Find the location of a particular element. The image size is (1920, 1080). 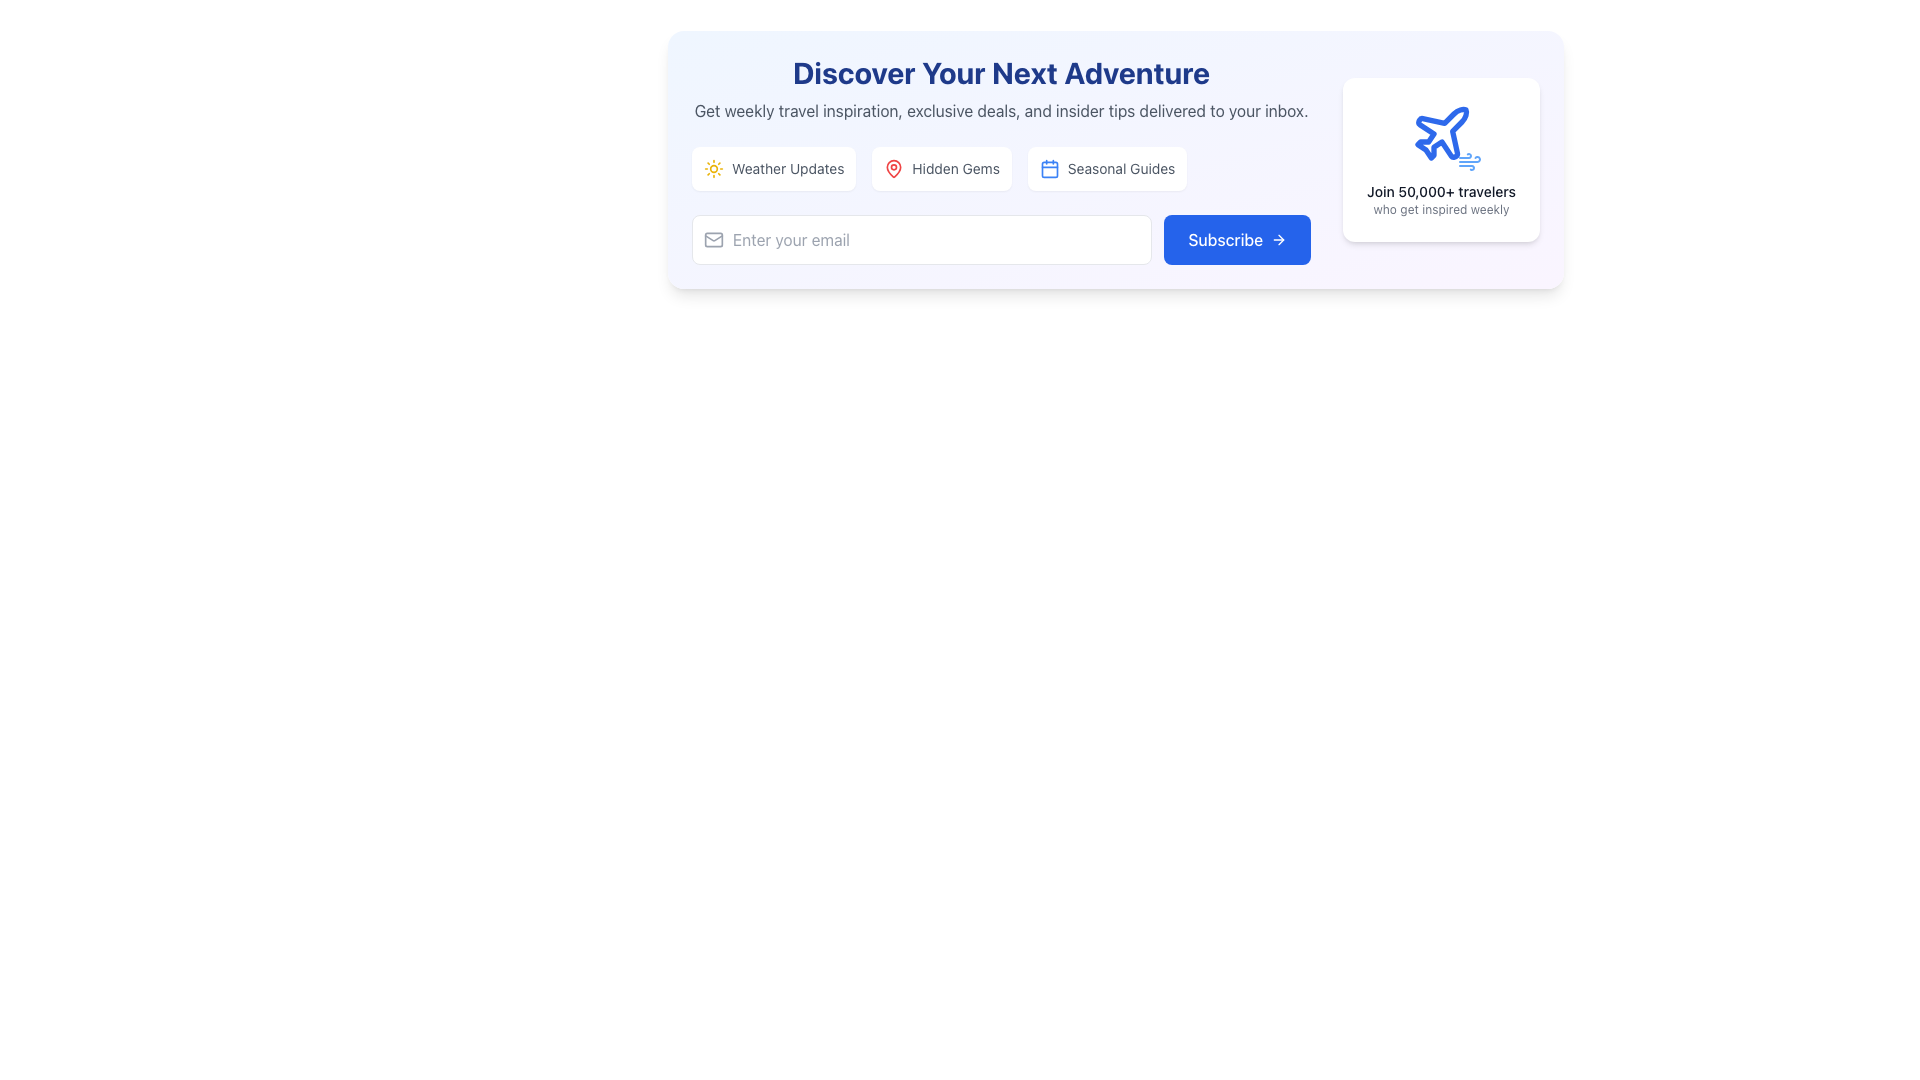

the text block that reads 'Join 50,000+ travelers' and 'who get inspired weekly', located under the airplane icon in the promotional section is located at coordinates (1441, 200).